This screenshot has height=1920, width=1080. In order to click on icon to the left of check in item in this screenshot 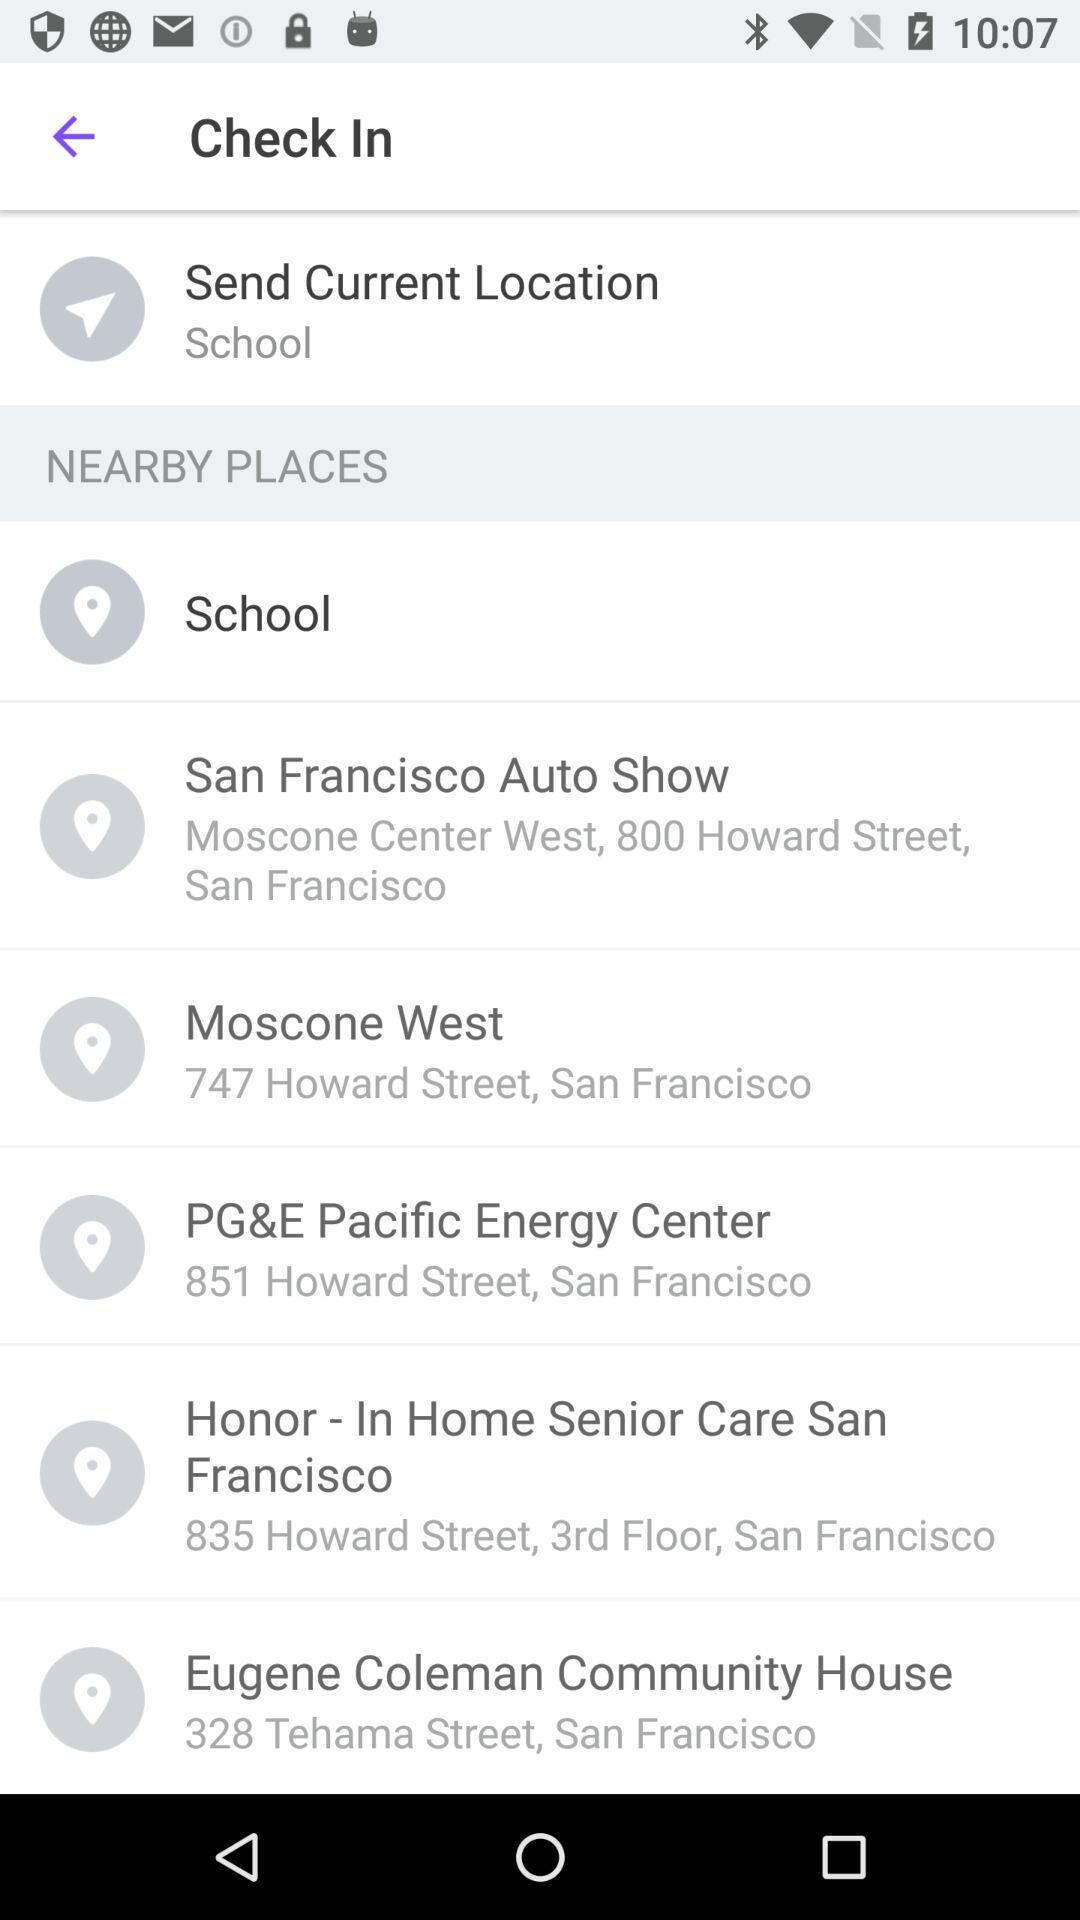, I will do `click(72, 135)`.